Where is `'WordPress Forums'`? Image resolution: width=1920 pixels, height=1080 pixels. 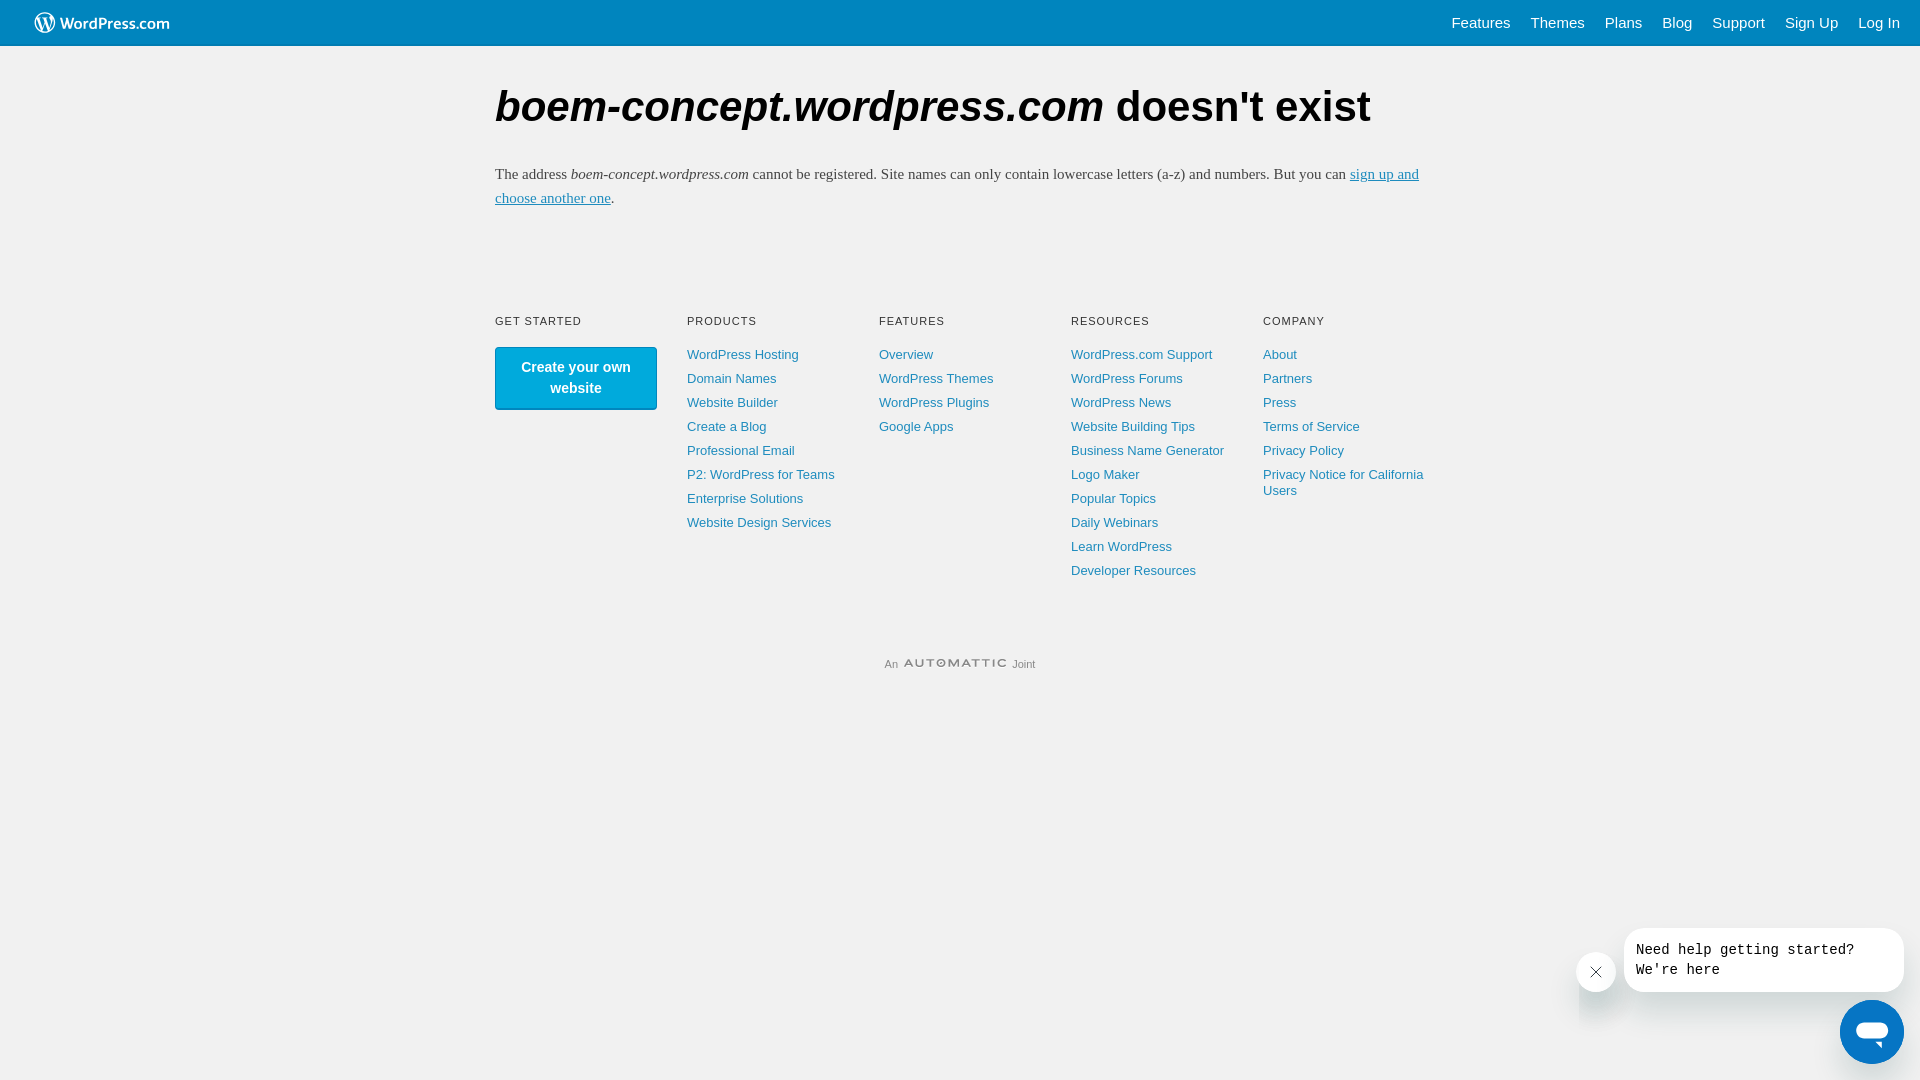
'WordPress Forums' is located at coordinates (1127, 378).